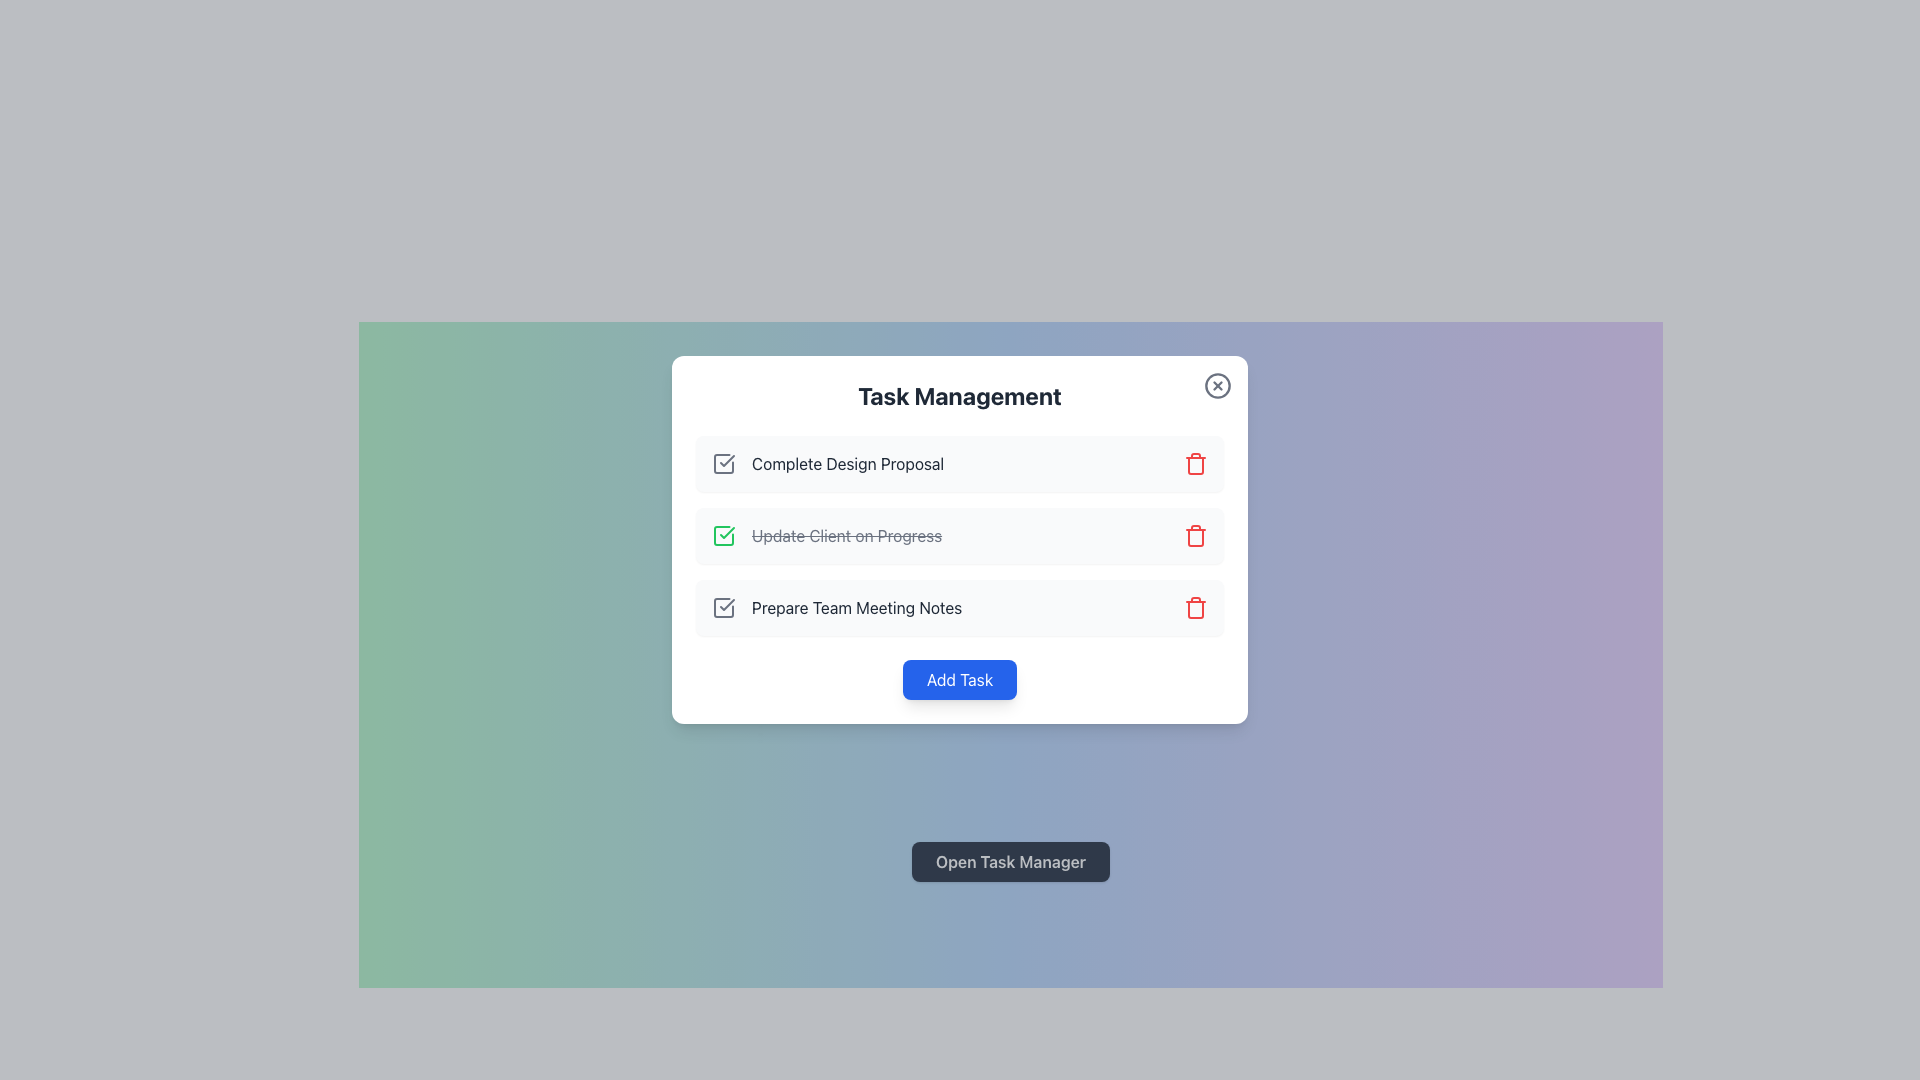  What do you see at coordinates (723, 607) in the screenshot?
I see `the checkbox icon with a checkmark inside, located adjacent to the text 'Prepare Team Meeting Notes' in the 'Task Management' panel` at bounding box center [723, 607].